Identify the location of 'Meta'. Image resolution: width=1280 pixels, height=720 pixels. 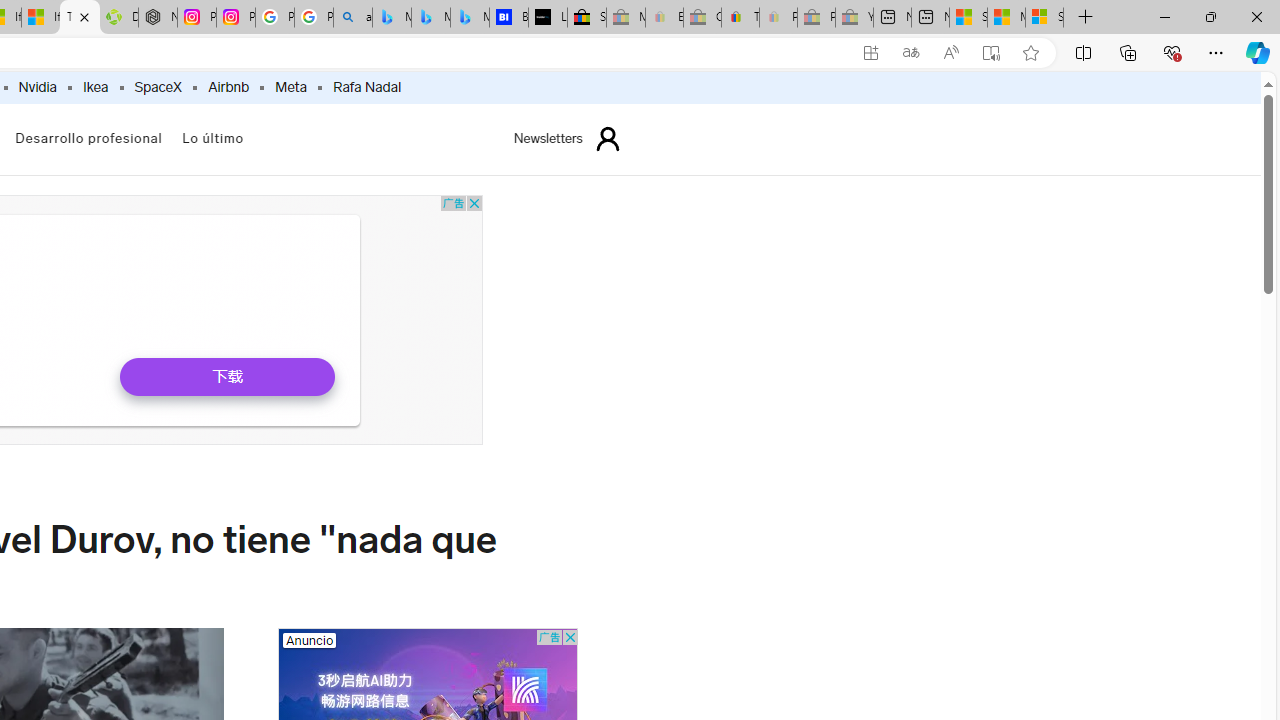
(290, 87).